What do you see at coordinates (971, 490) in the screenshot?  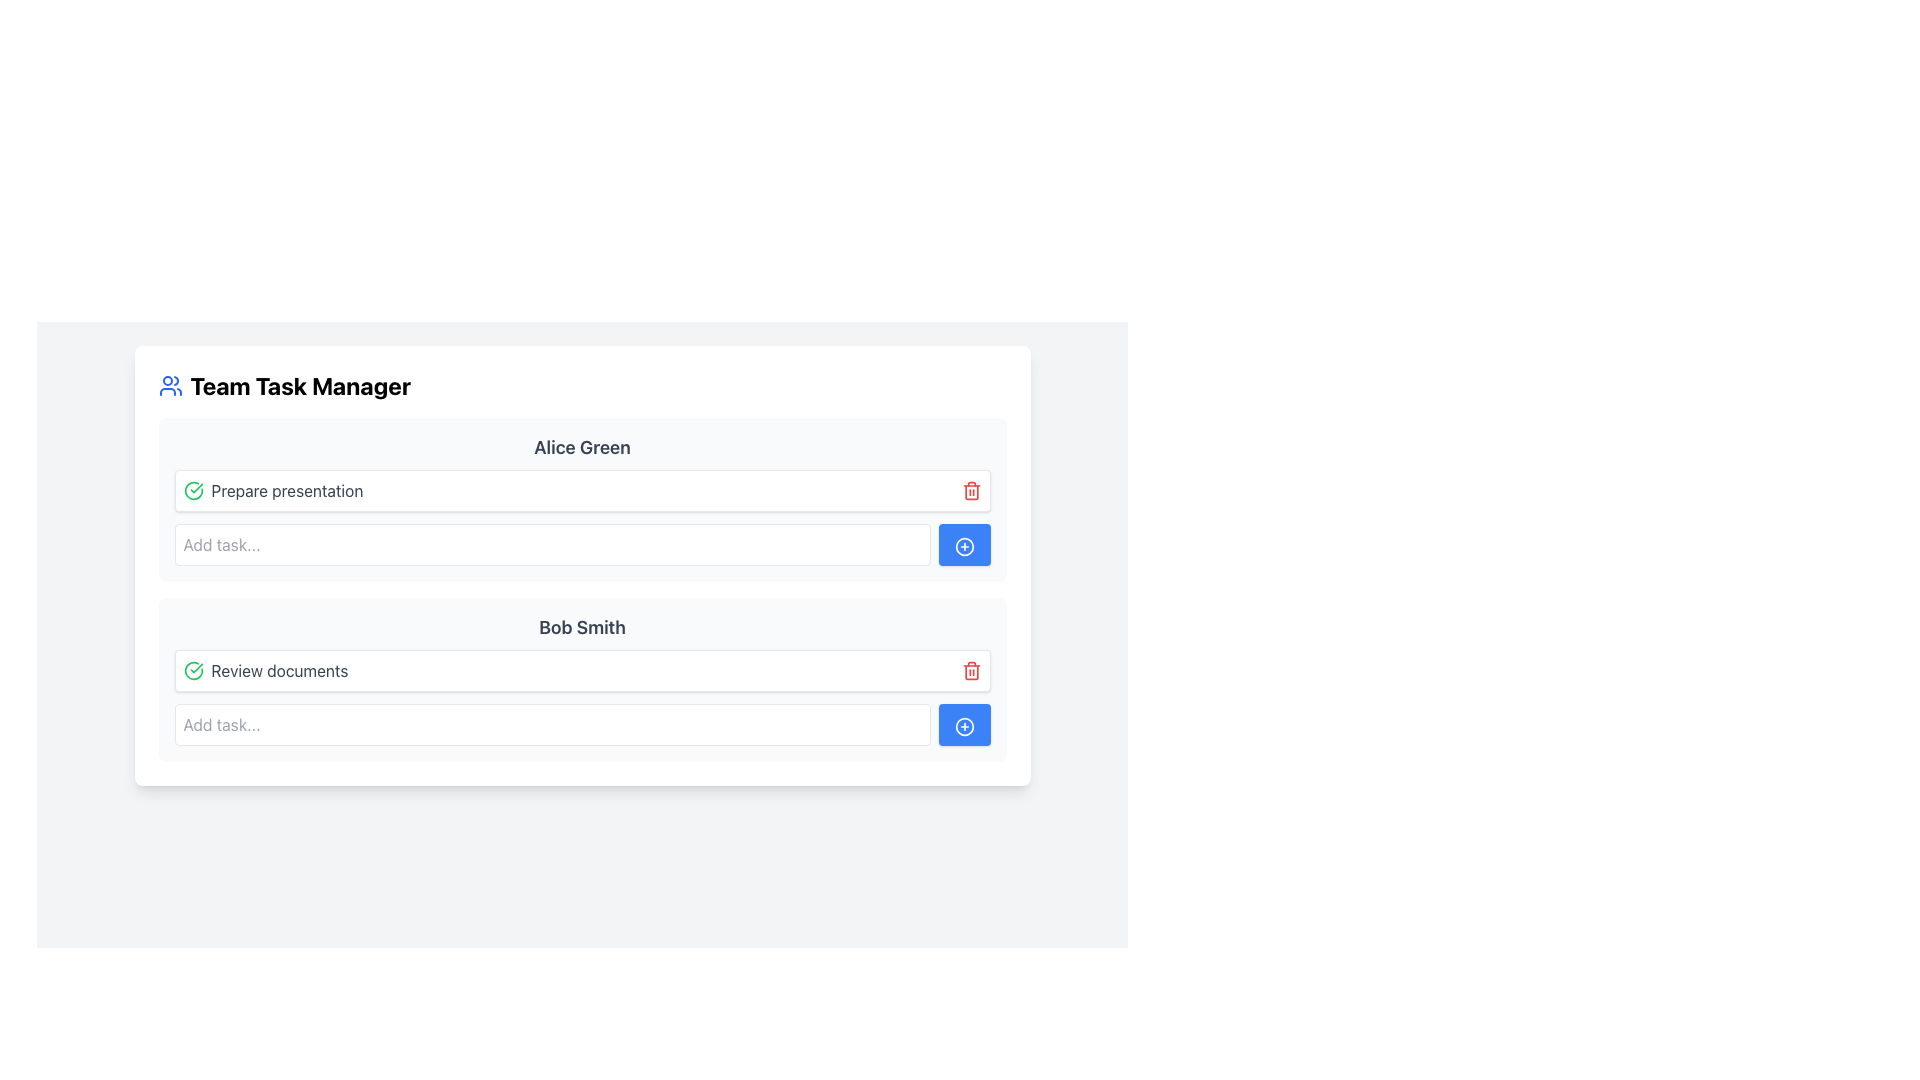 I see `the delete icon associated with the 'Prepare presentation' task` at bounding box center [971, 490].